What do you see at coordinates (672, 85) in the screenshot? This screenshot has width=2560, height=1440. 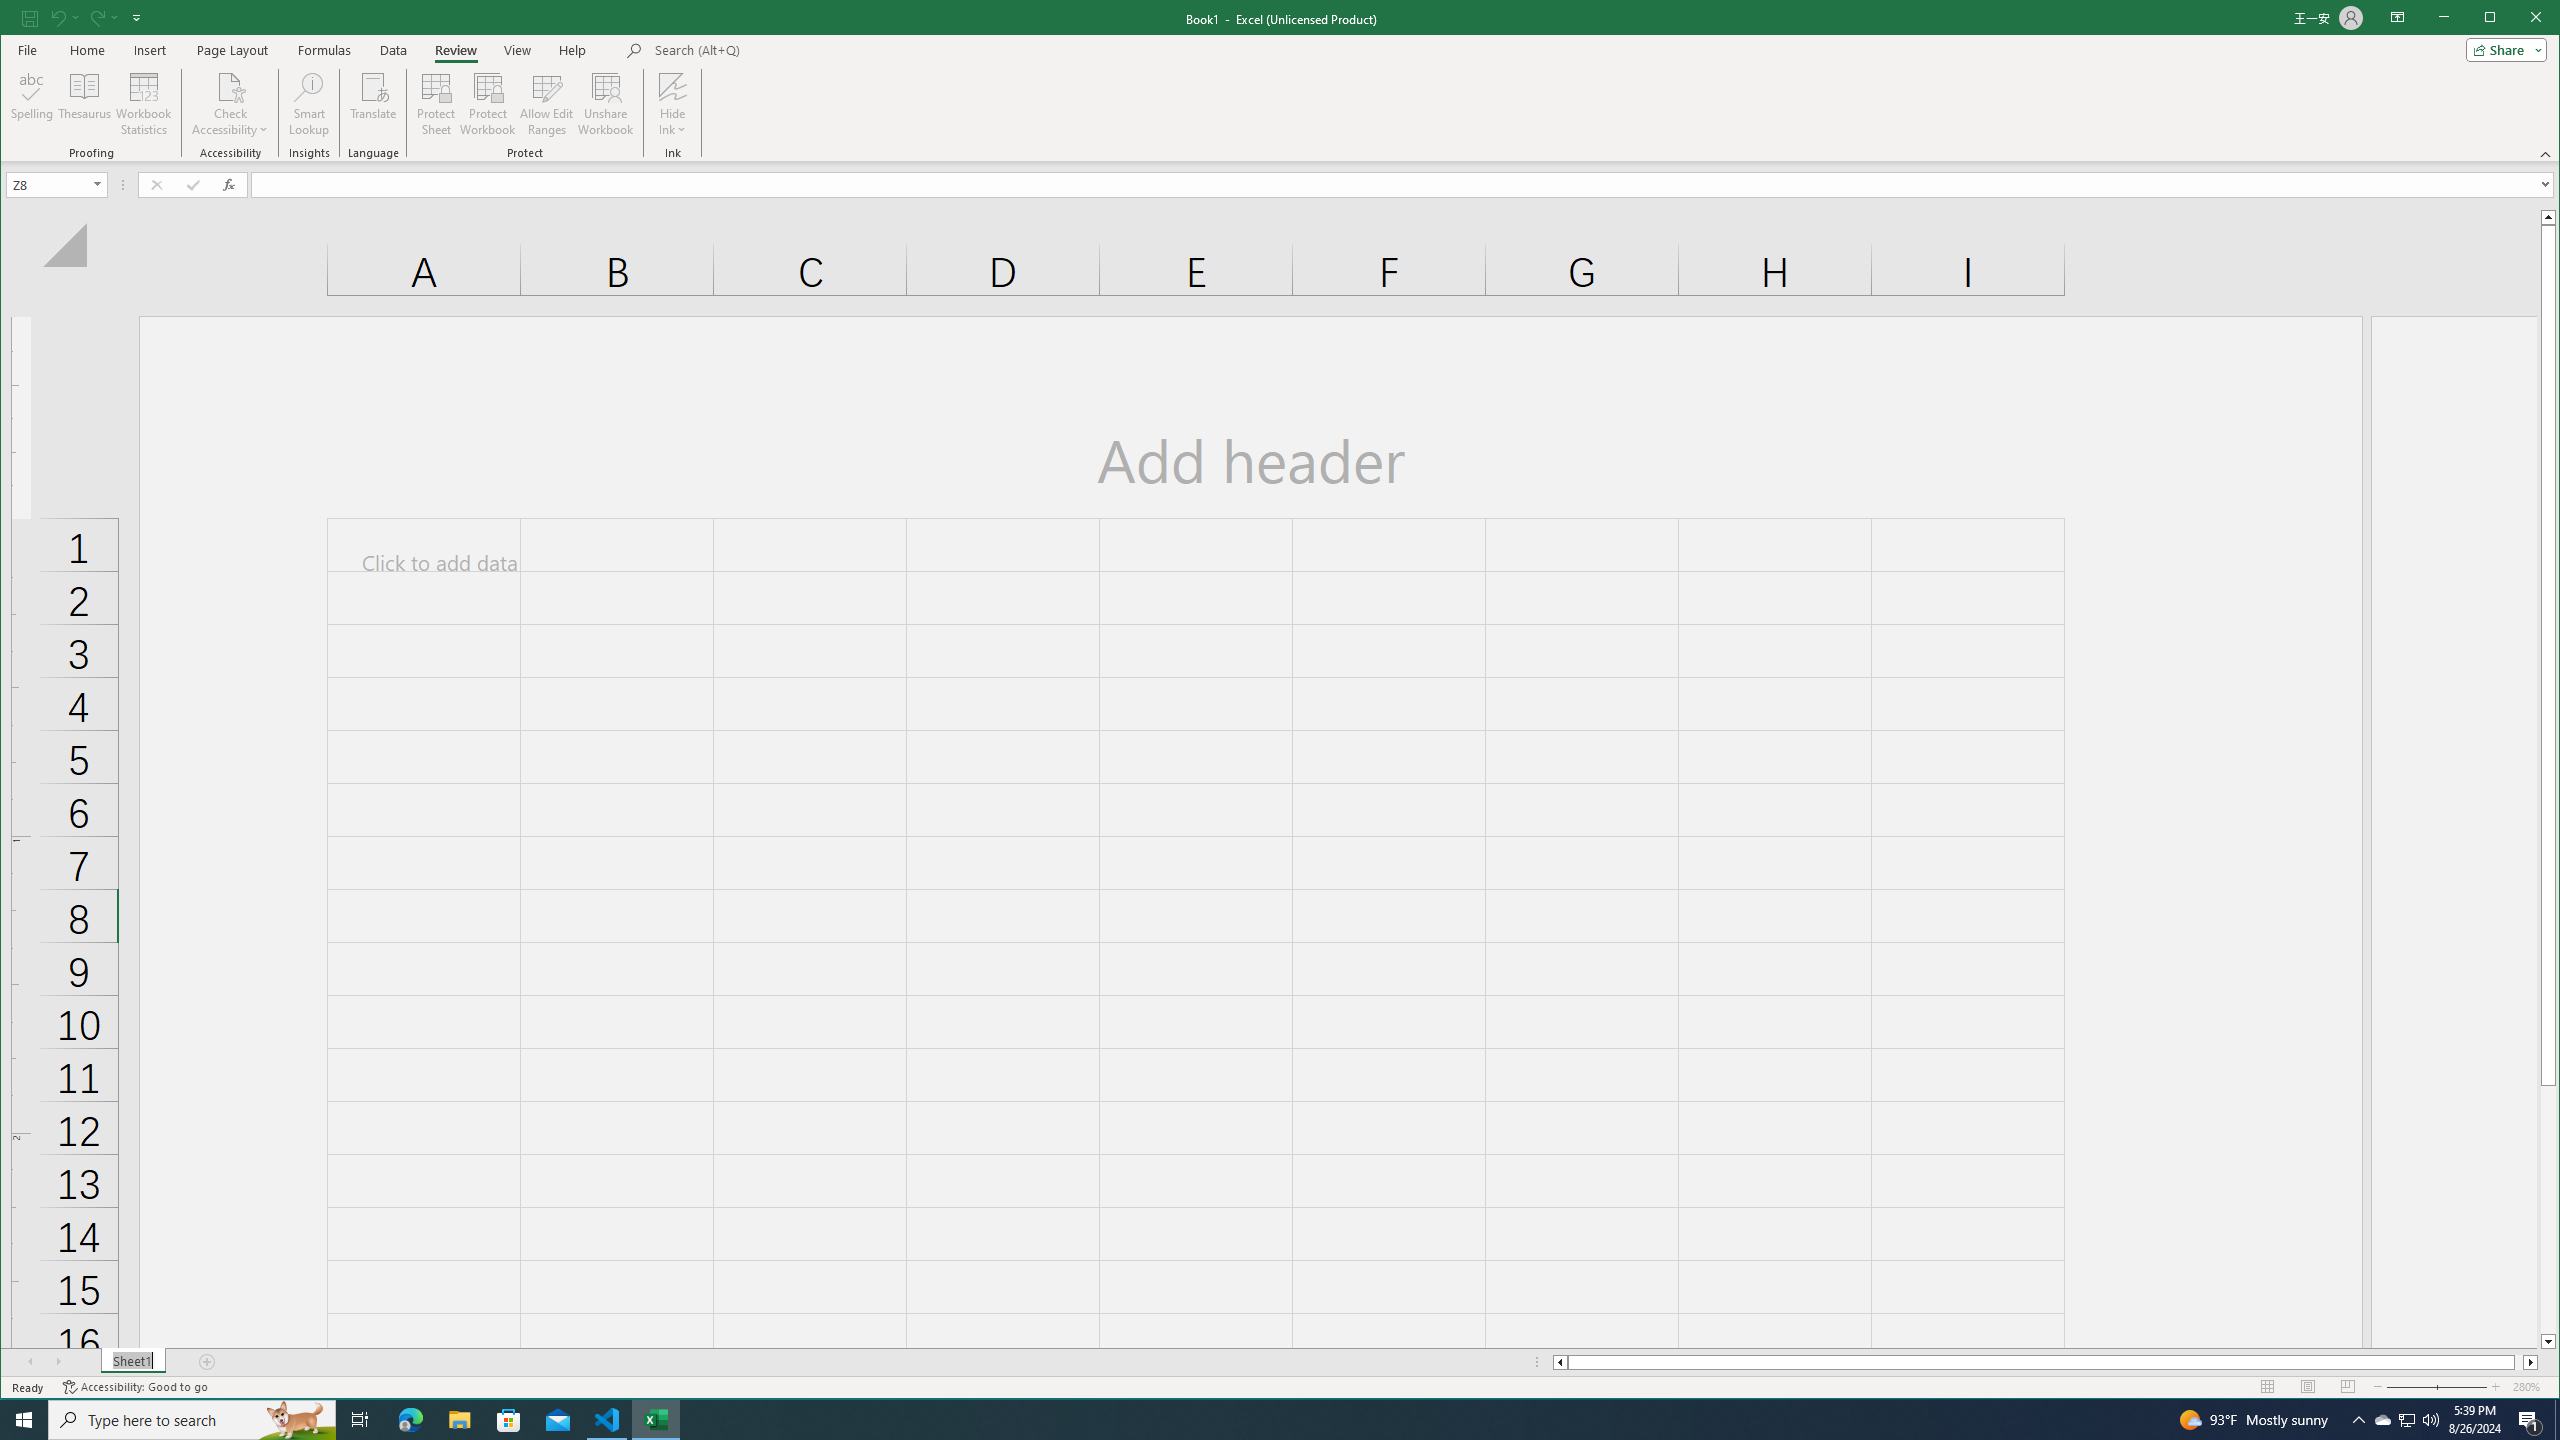 I see `'Hide Ink'` at bounding box center [672, 85].